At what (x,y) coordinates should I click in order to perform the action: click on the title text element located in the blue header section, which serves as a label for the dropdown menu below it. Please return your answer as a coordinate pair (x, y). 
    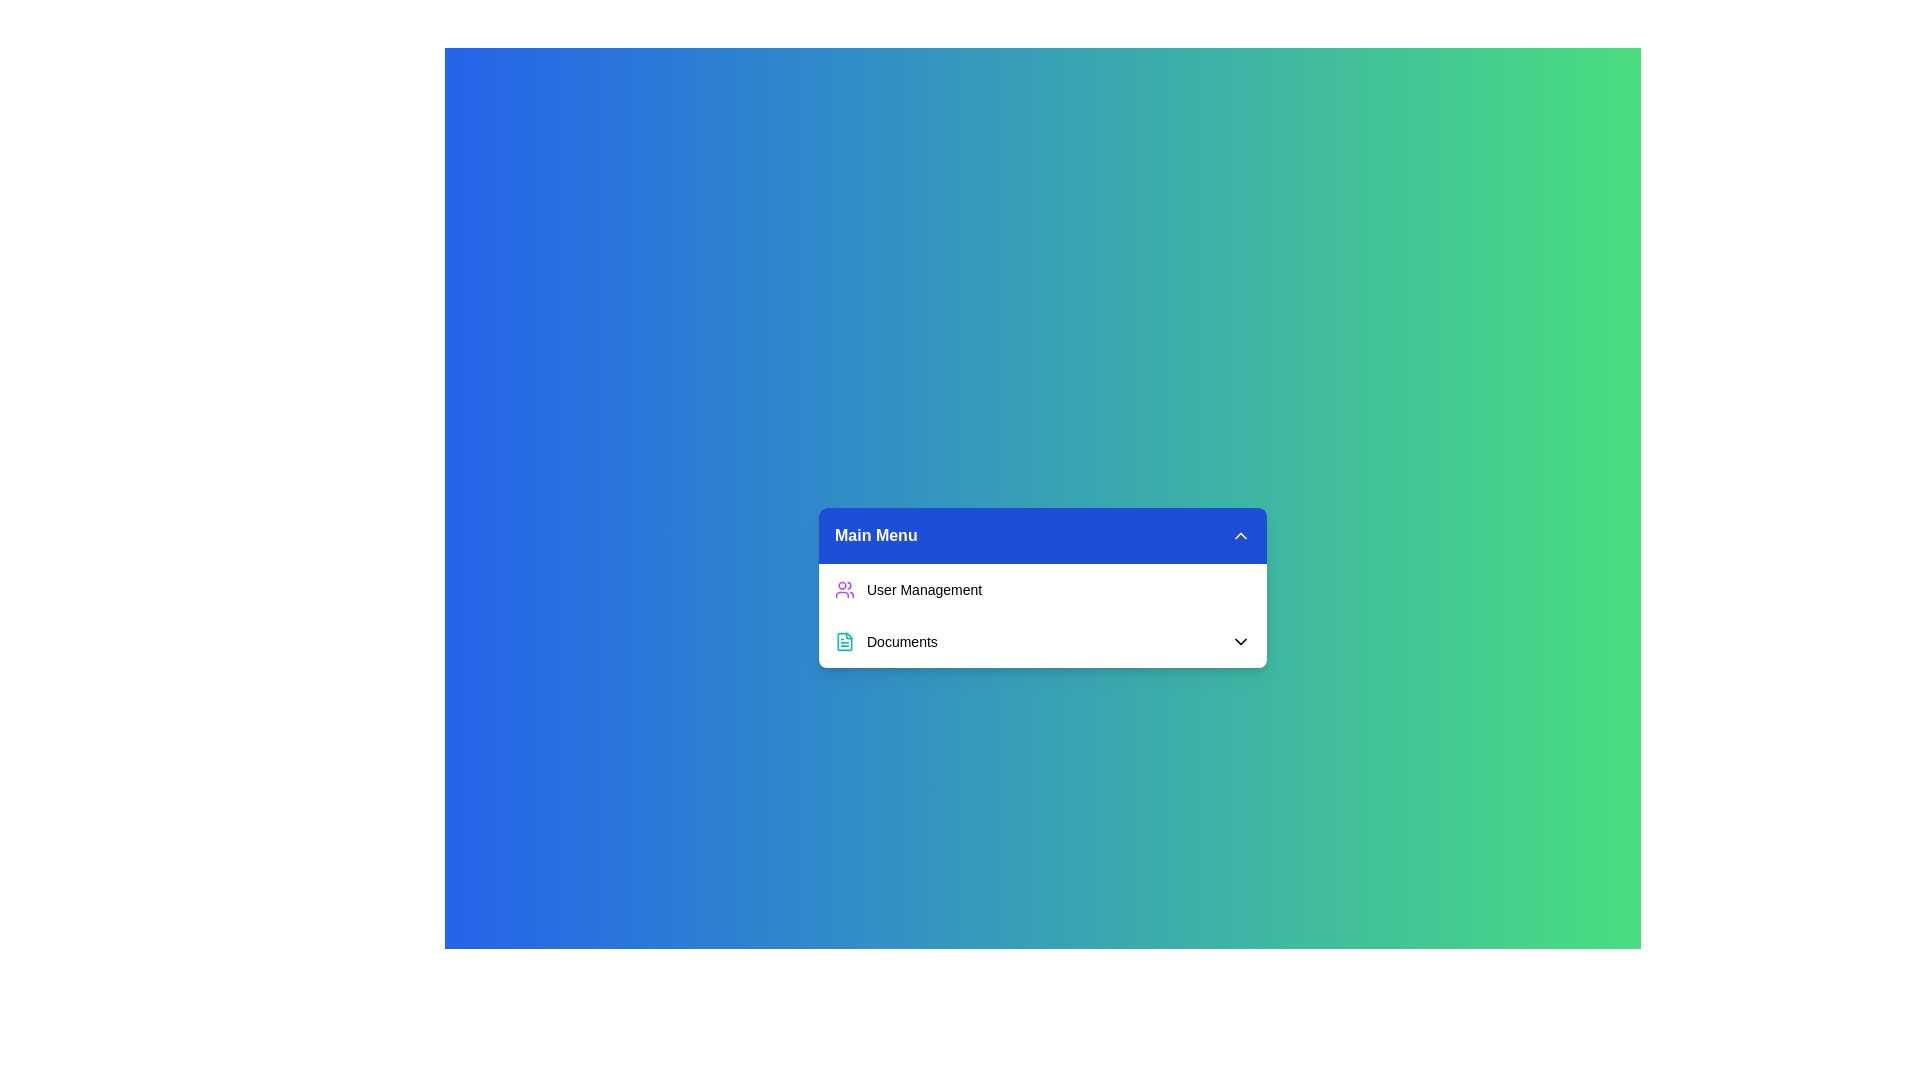
    Looking at the image, I should click on (876, 535).